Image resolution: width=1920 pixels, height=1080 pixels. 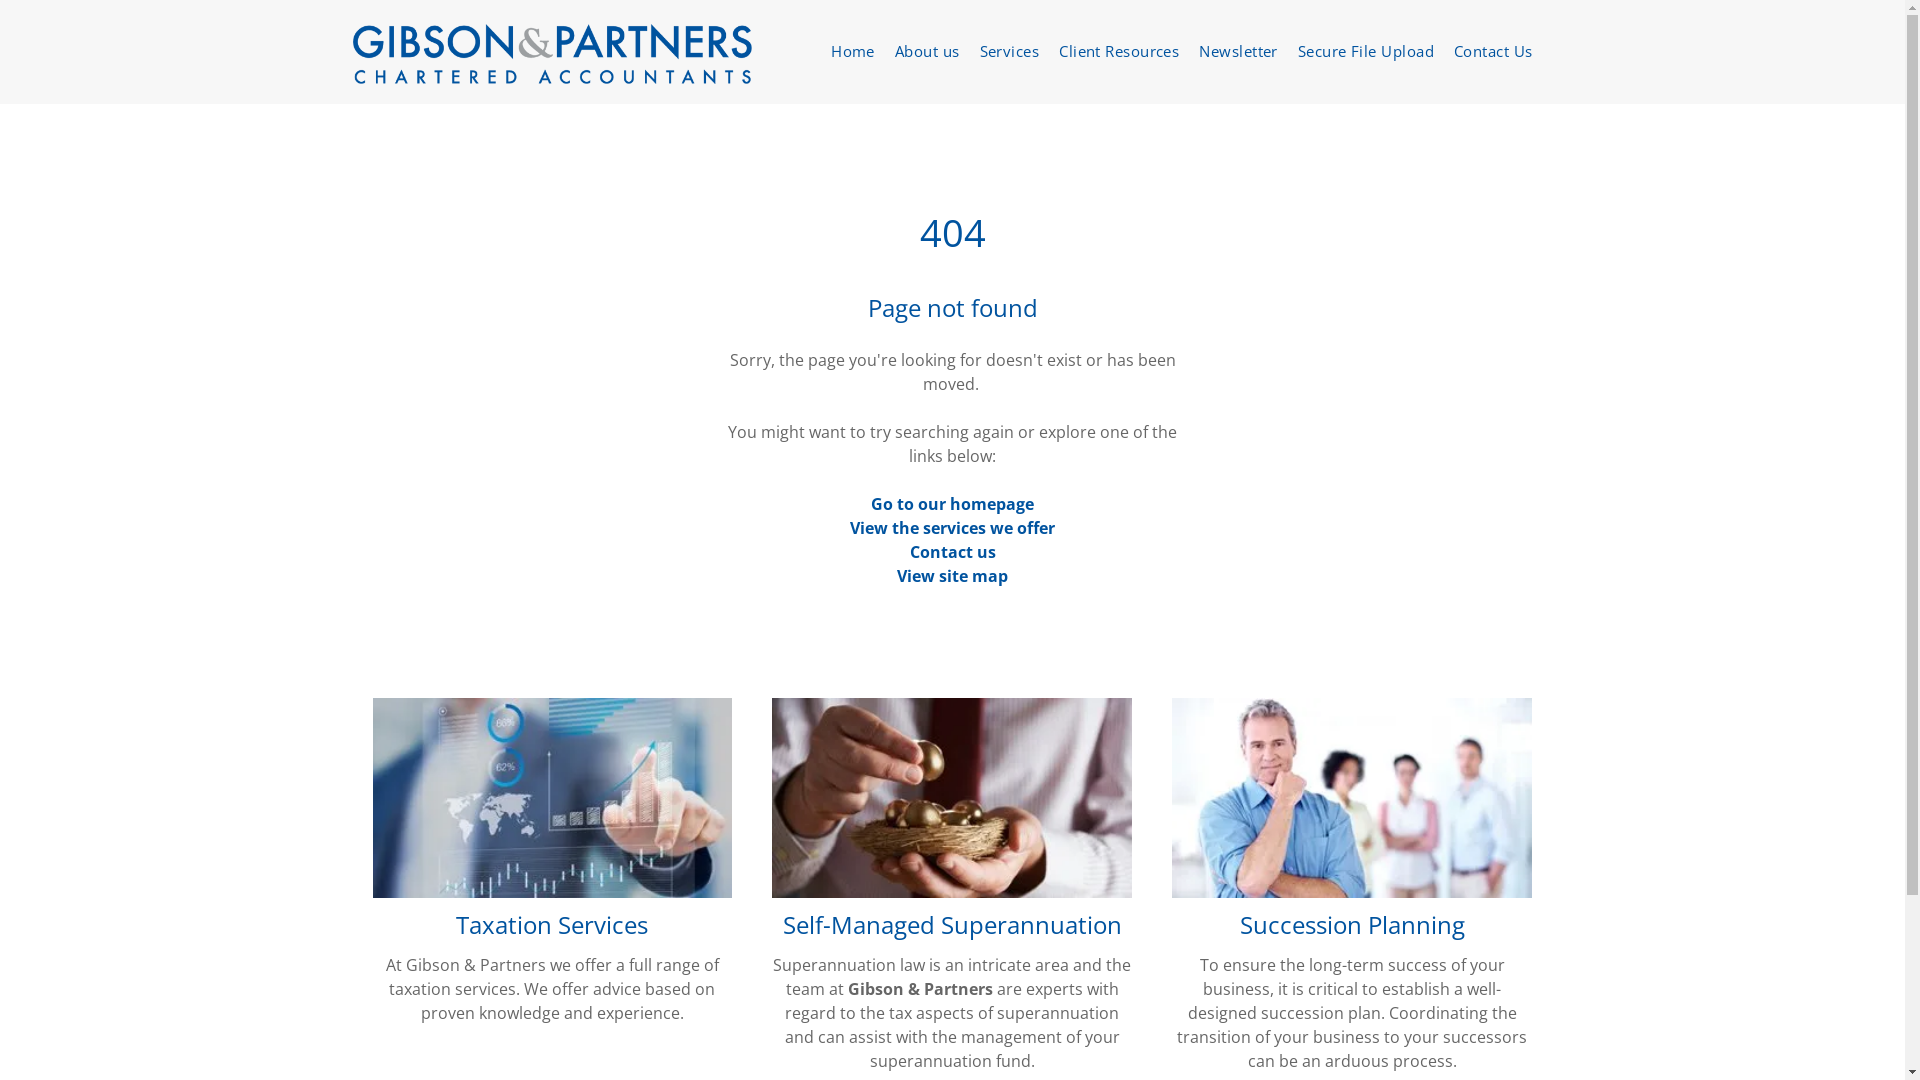 I want to click on 'Home', so click(x=820, y=50).